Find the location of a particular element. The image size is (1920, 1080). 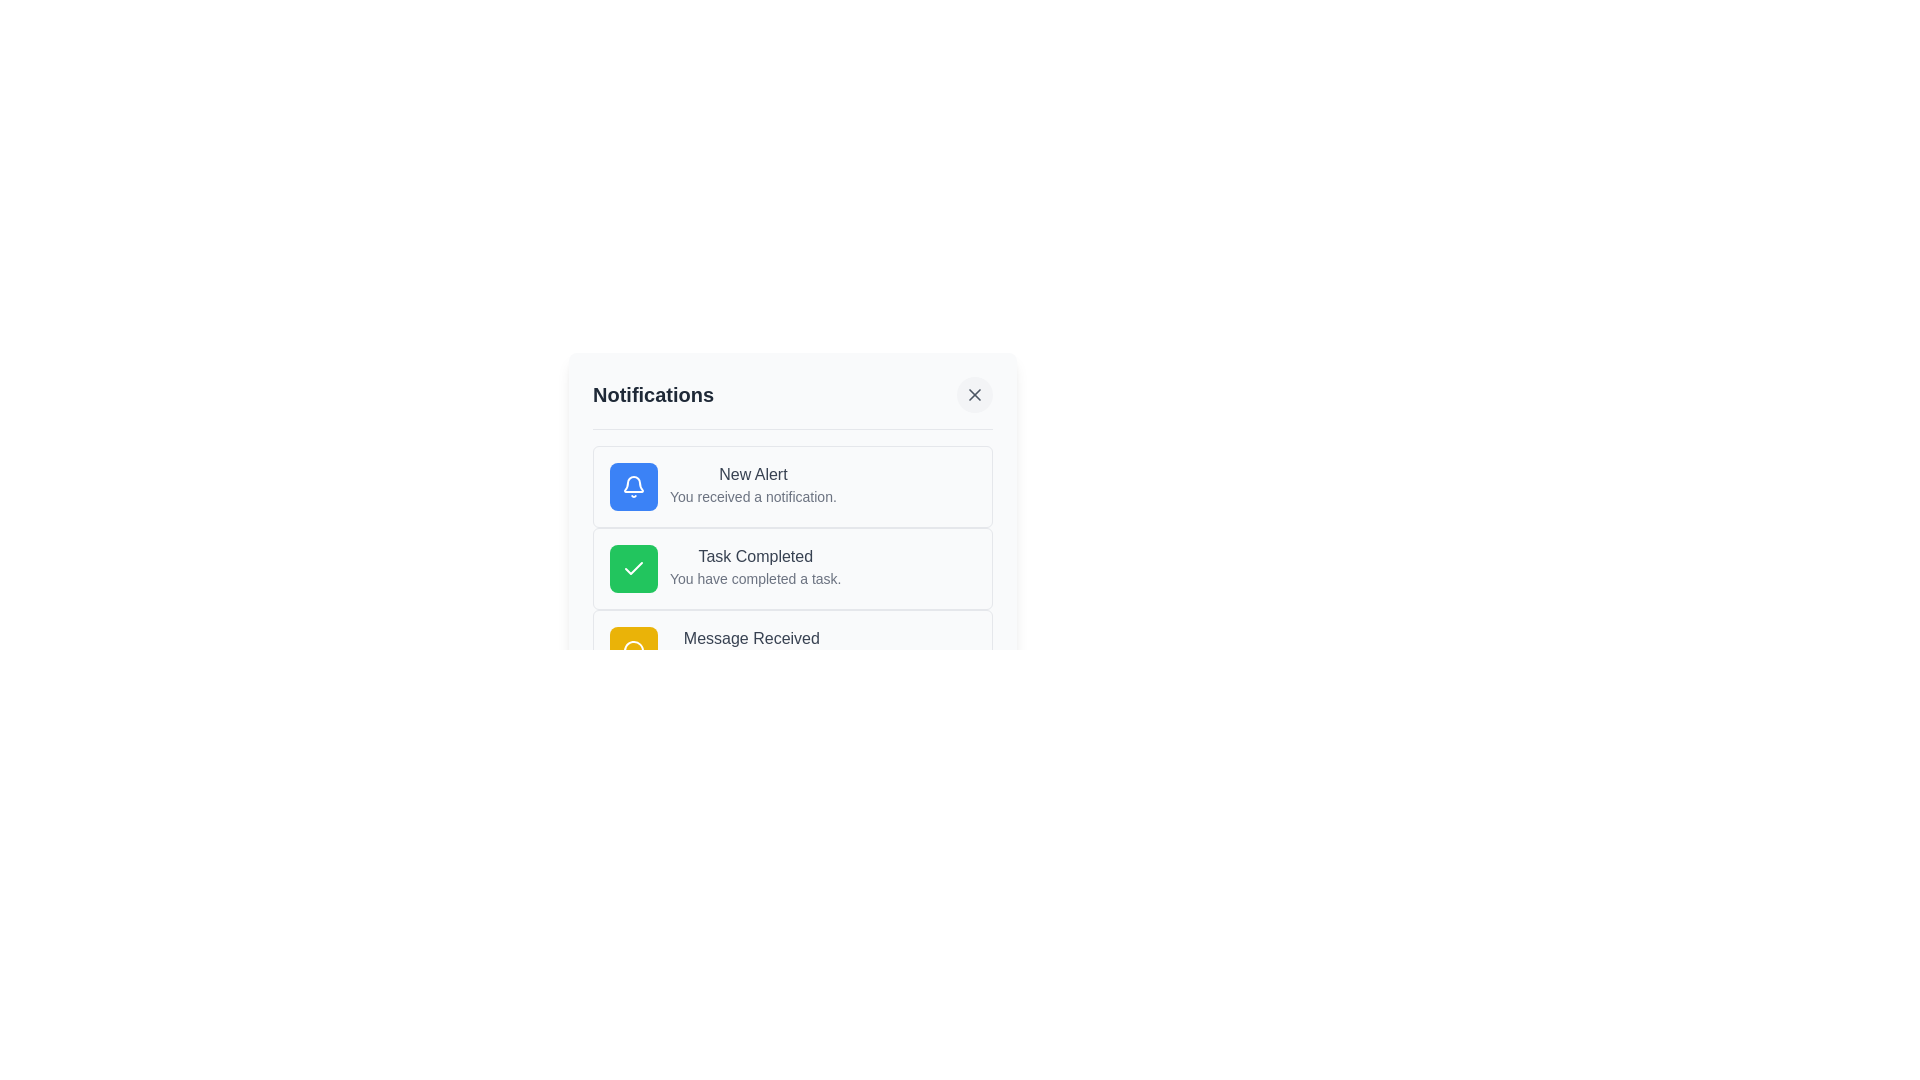

the notification icon representing a 'Message Received' alert located at the leftmost side of the notification card is located at coordinates (632, 651).